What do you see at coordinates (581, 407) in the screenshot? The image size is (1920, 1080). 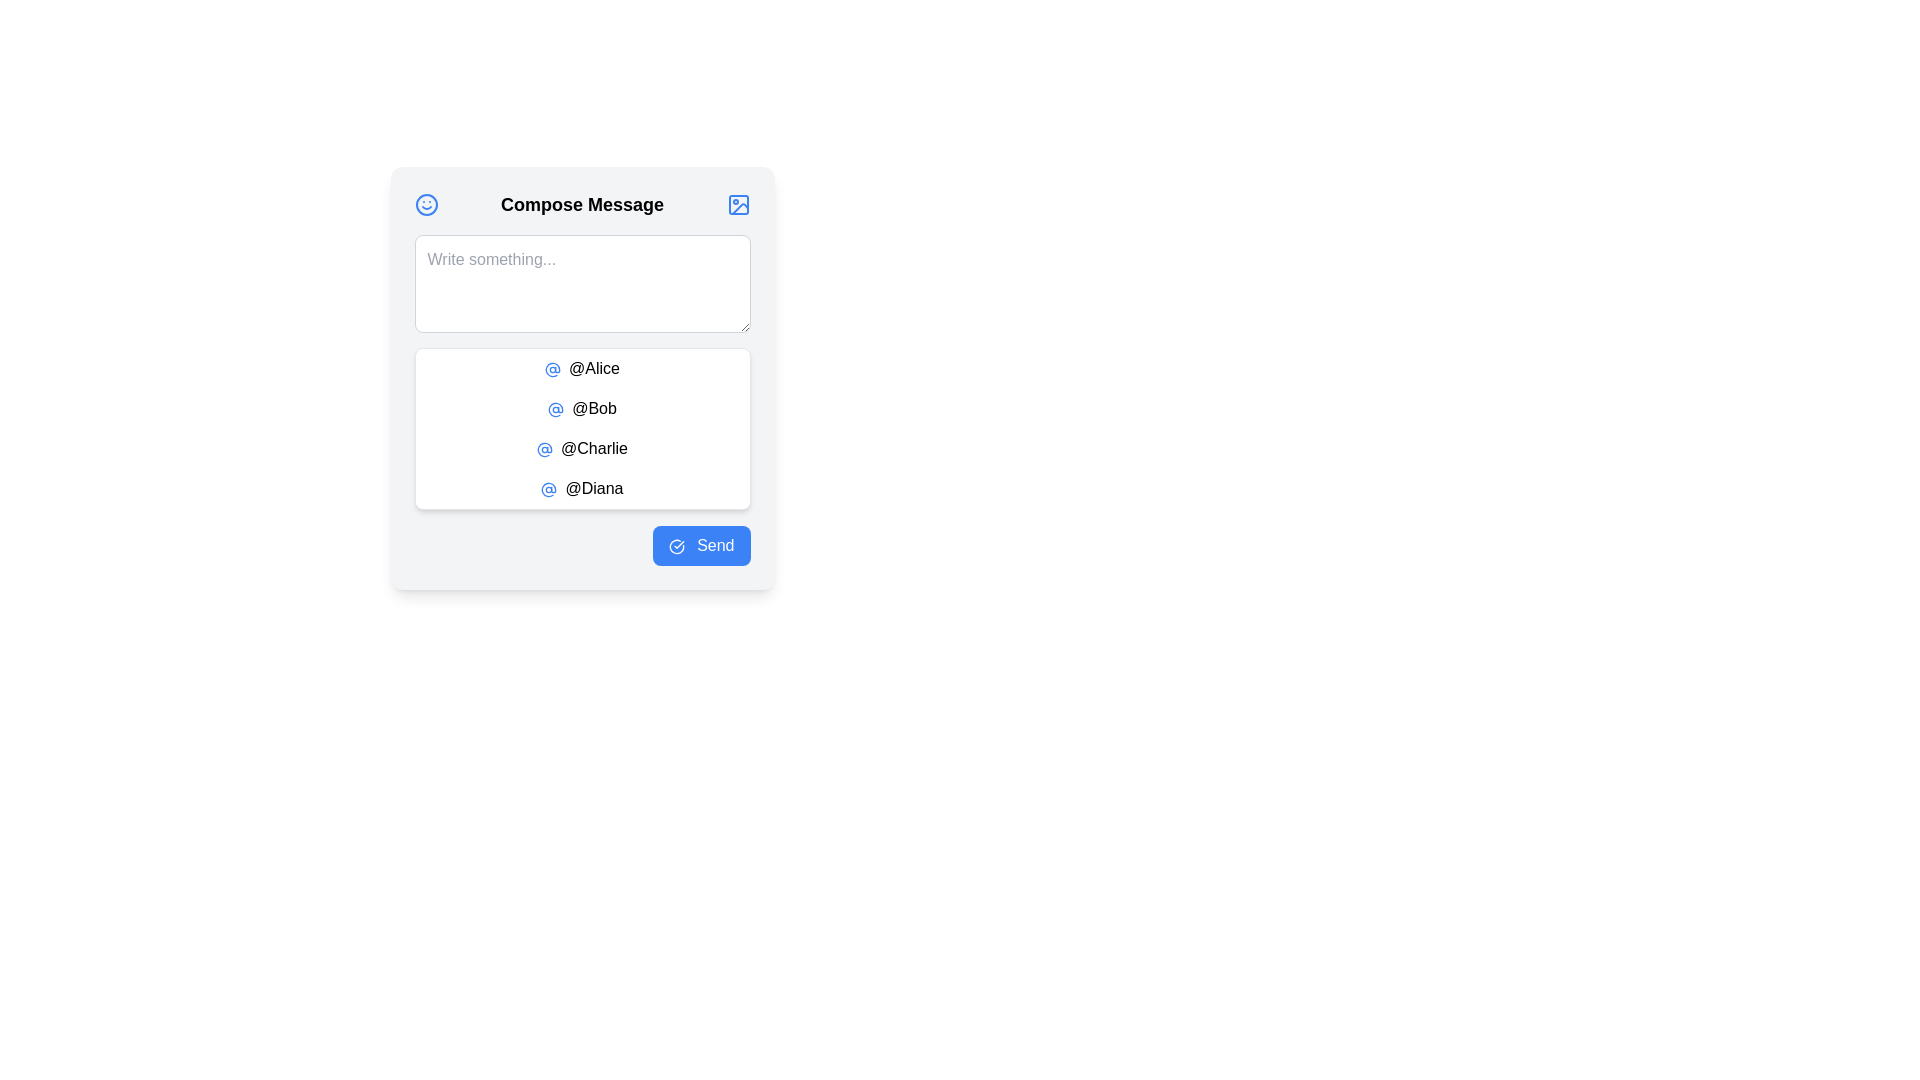 I see `the selectable list item displaying '@Bob' with a blue '@' icon` at bounding box center [581, 407].